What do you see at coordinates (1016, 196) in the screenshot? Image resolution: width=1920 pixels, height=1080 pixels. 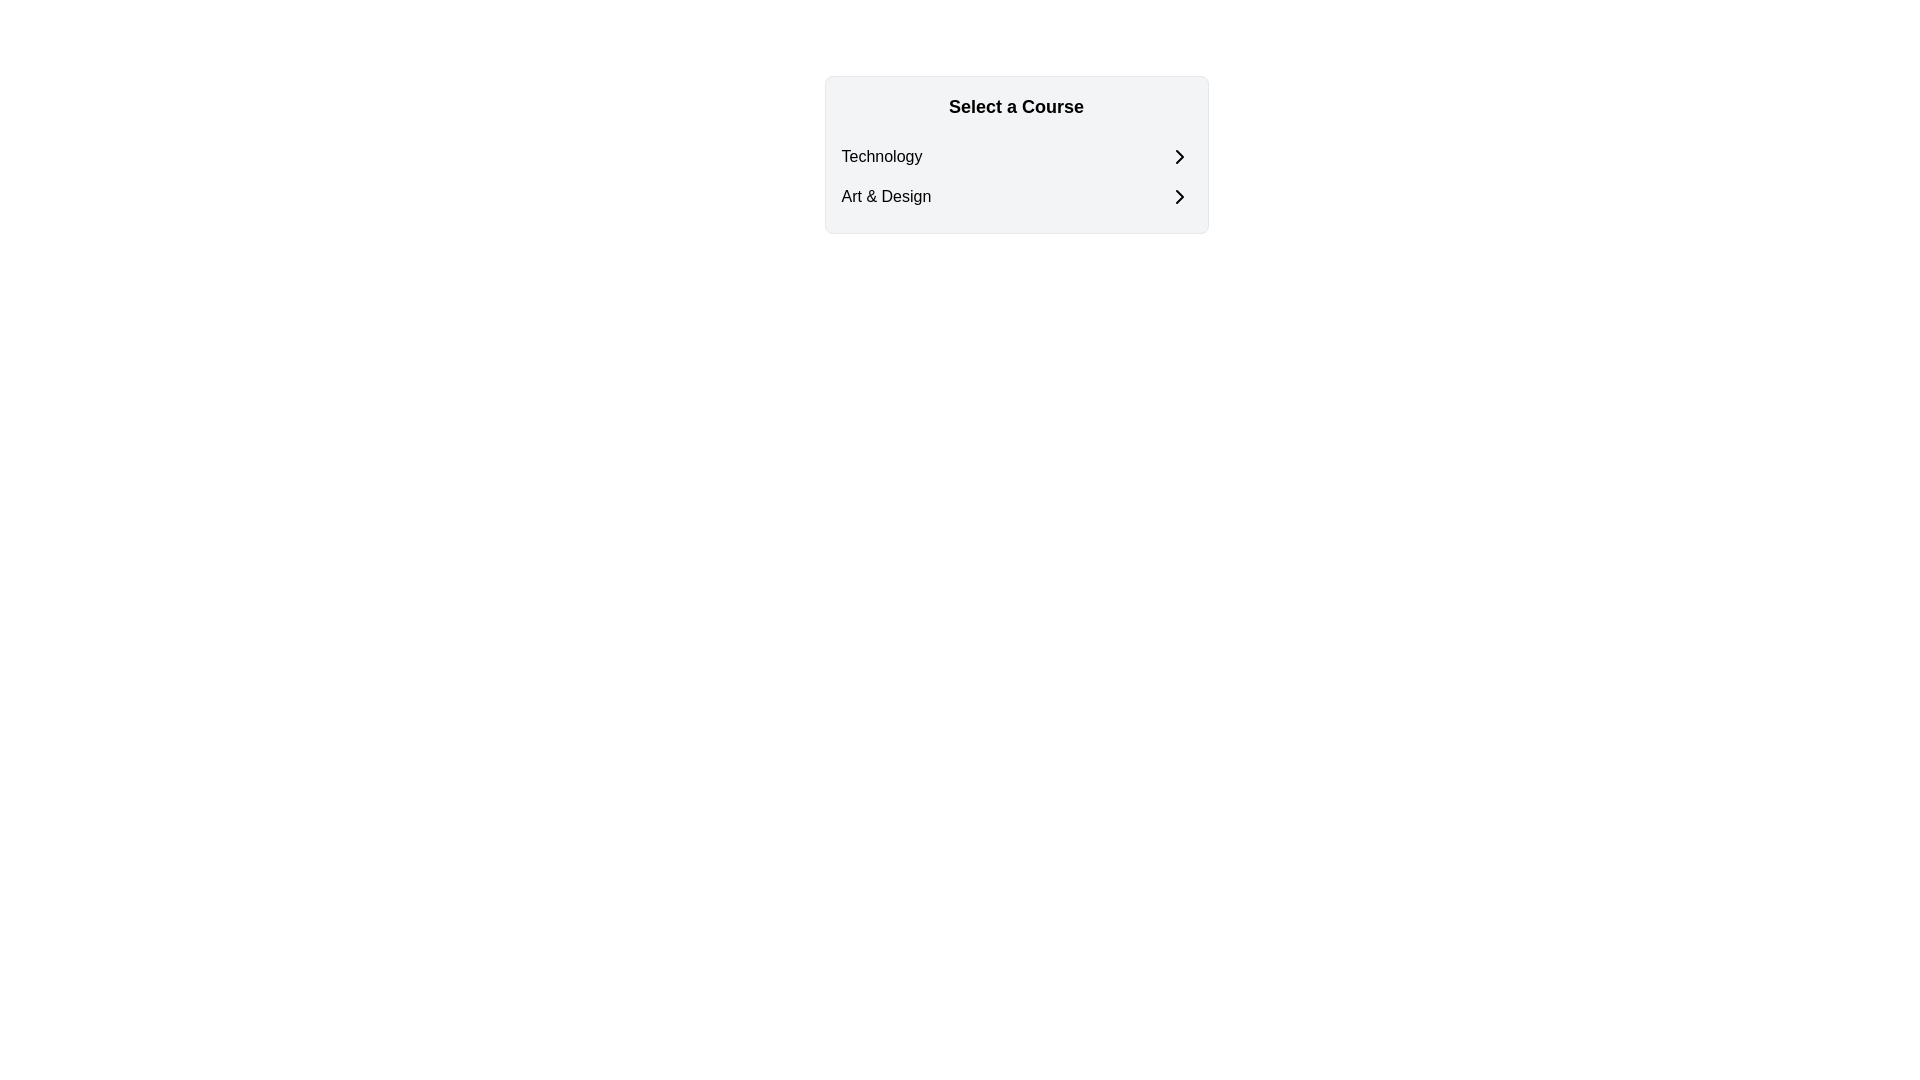 I see `the 'Art & Design' option list item` at bounding box center [1016, 196].